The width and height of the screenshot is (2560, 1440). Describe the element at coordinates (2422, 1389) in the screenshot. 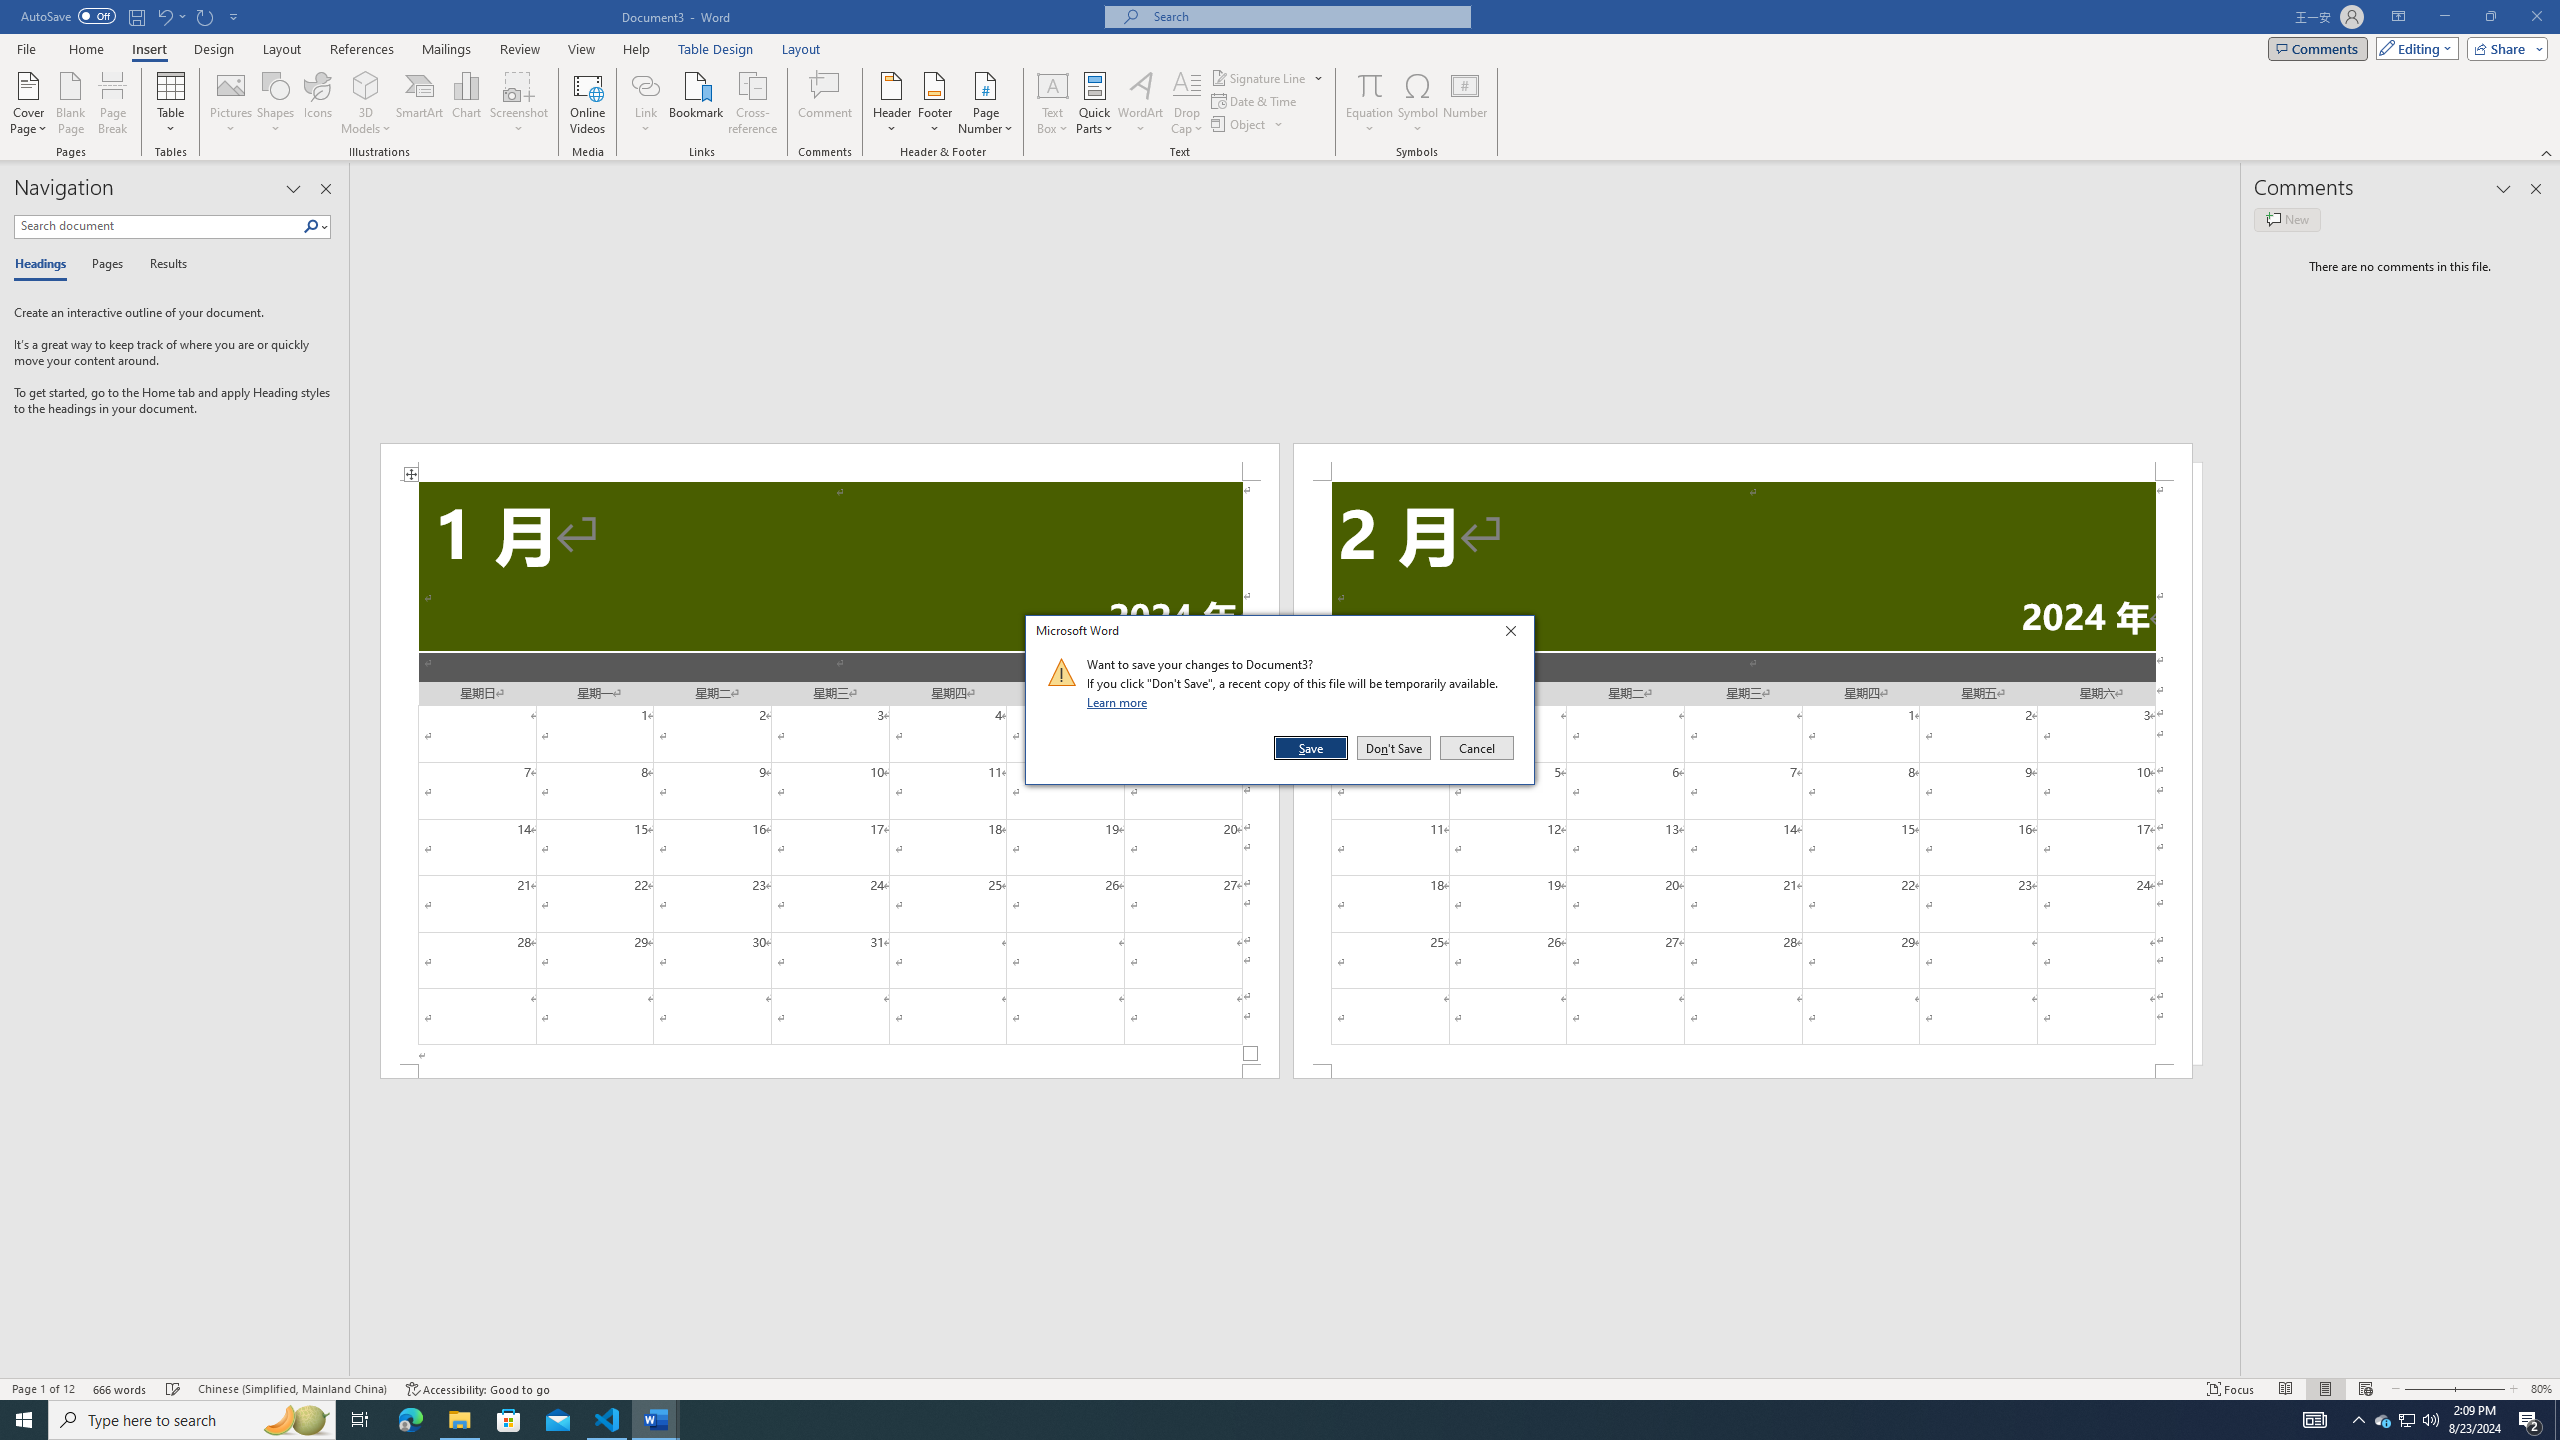

I see `'Zoom Out'` at that location.